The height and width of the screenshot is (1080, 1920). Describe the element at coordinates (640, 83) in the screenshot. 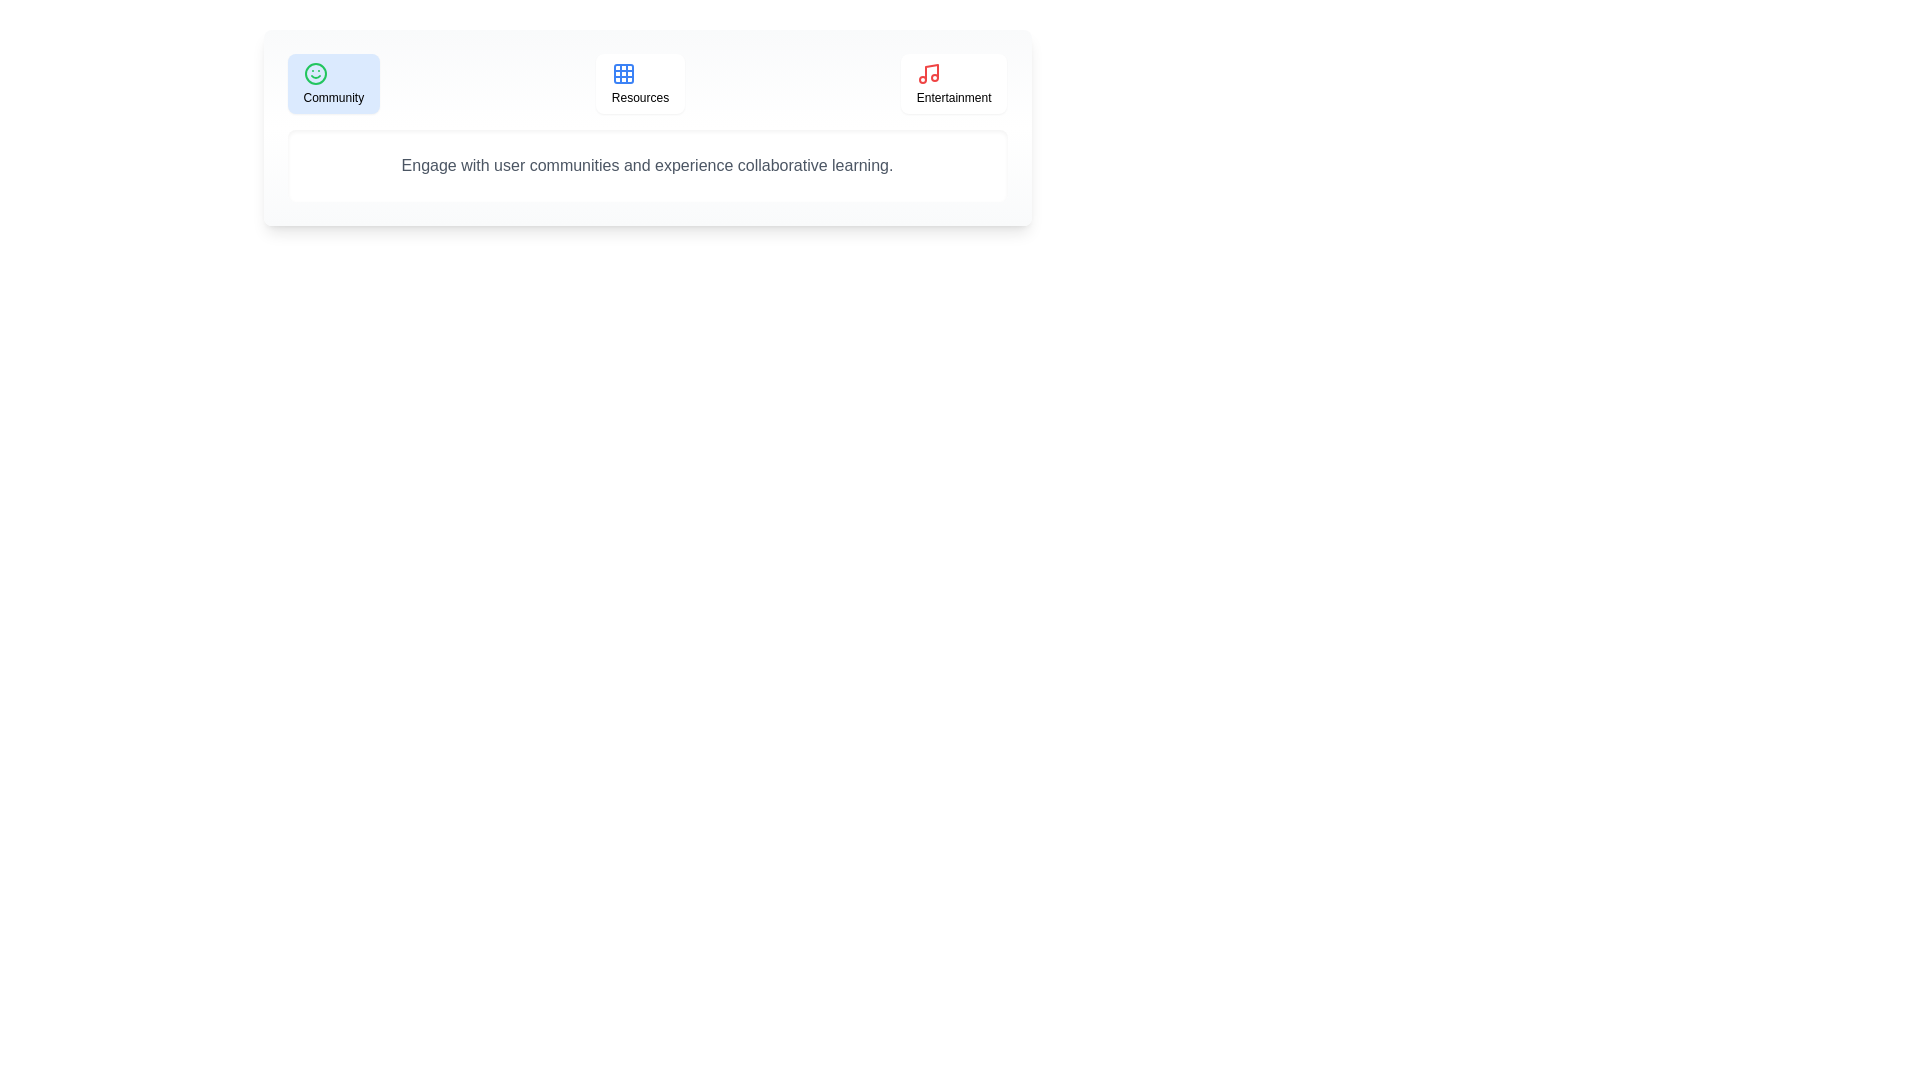

I see `the Resources tab by clicking on it` at that location.